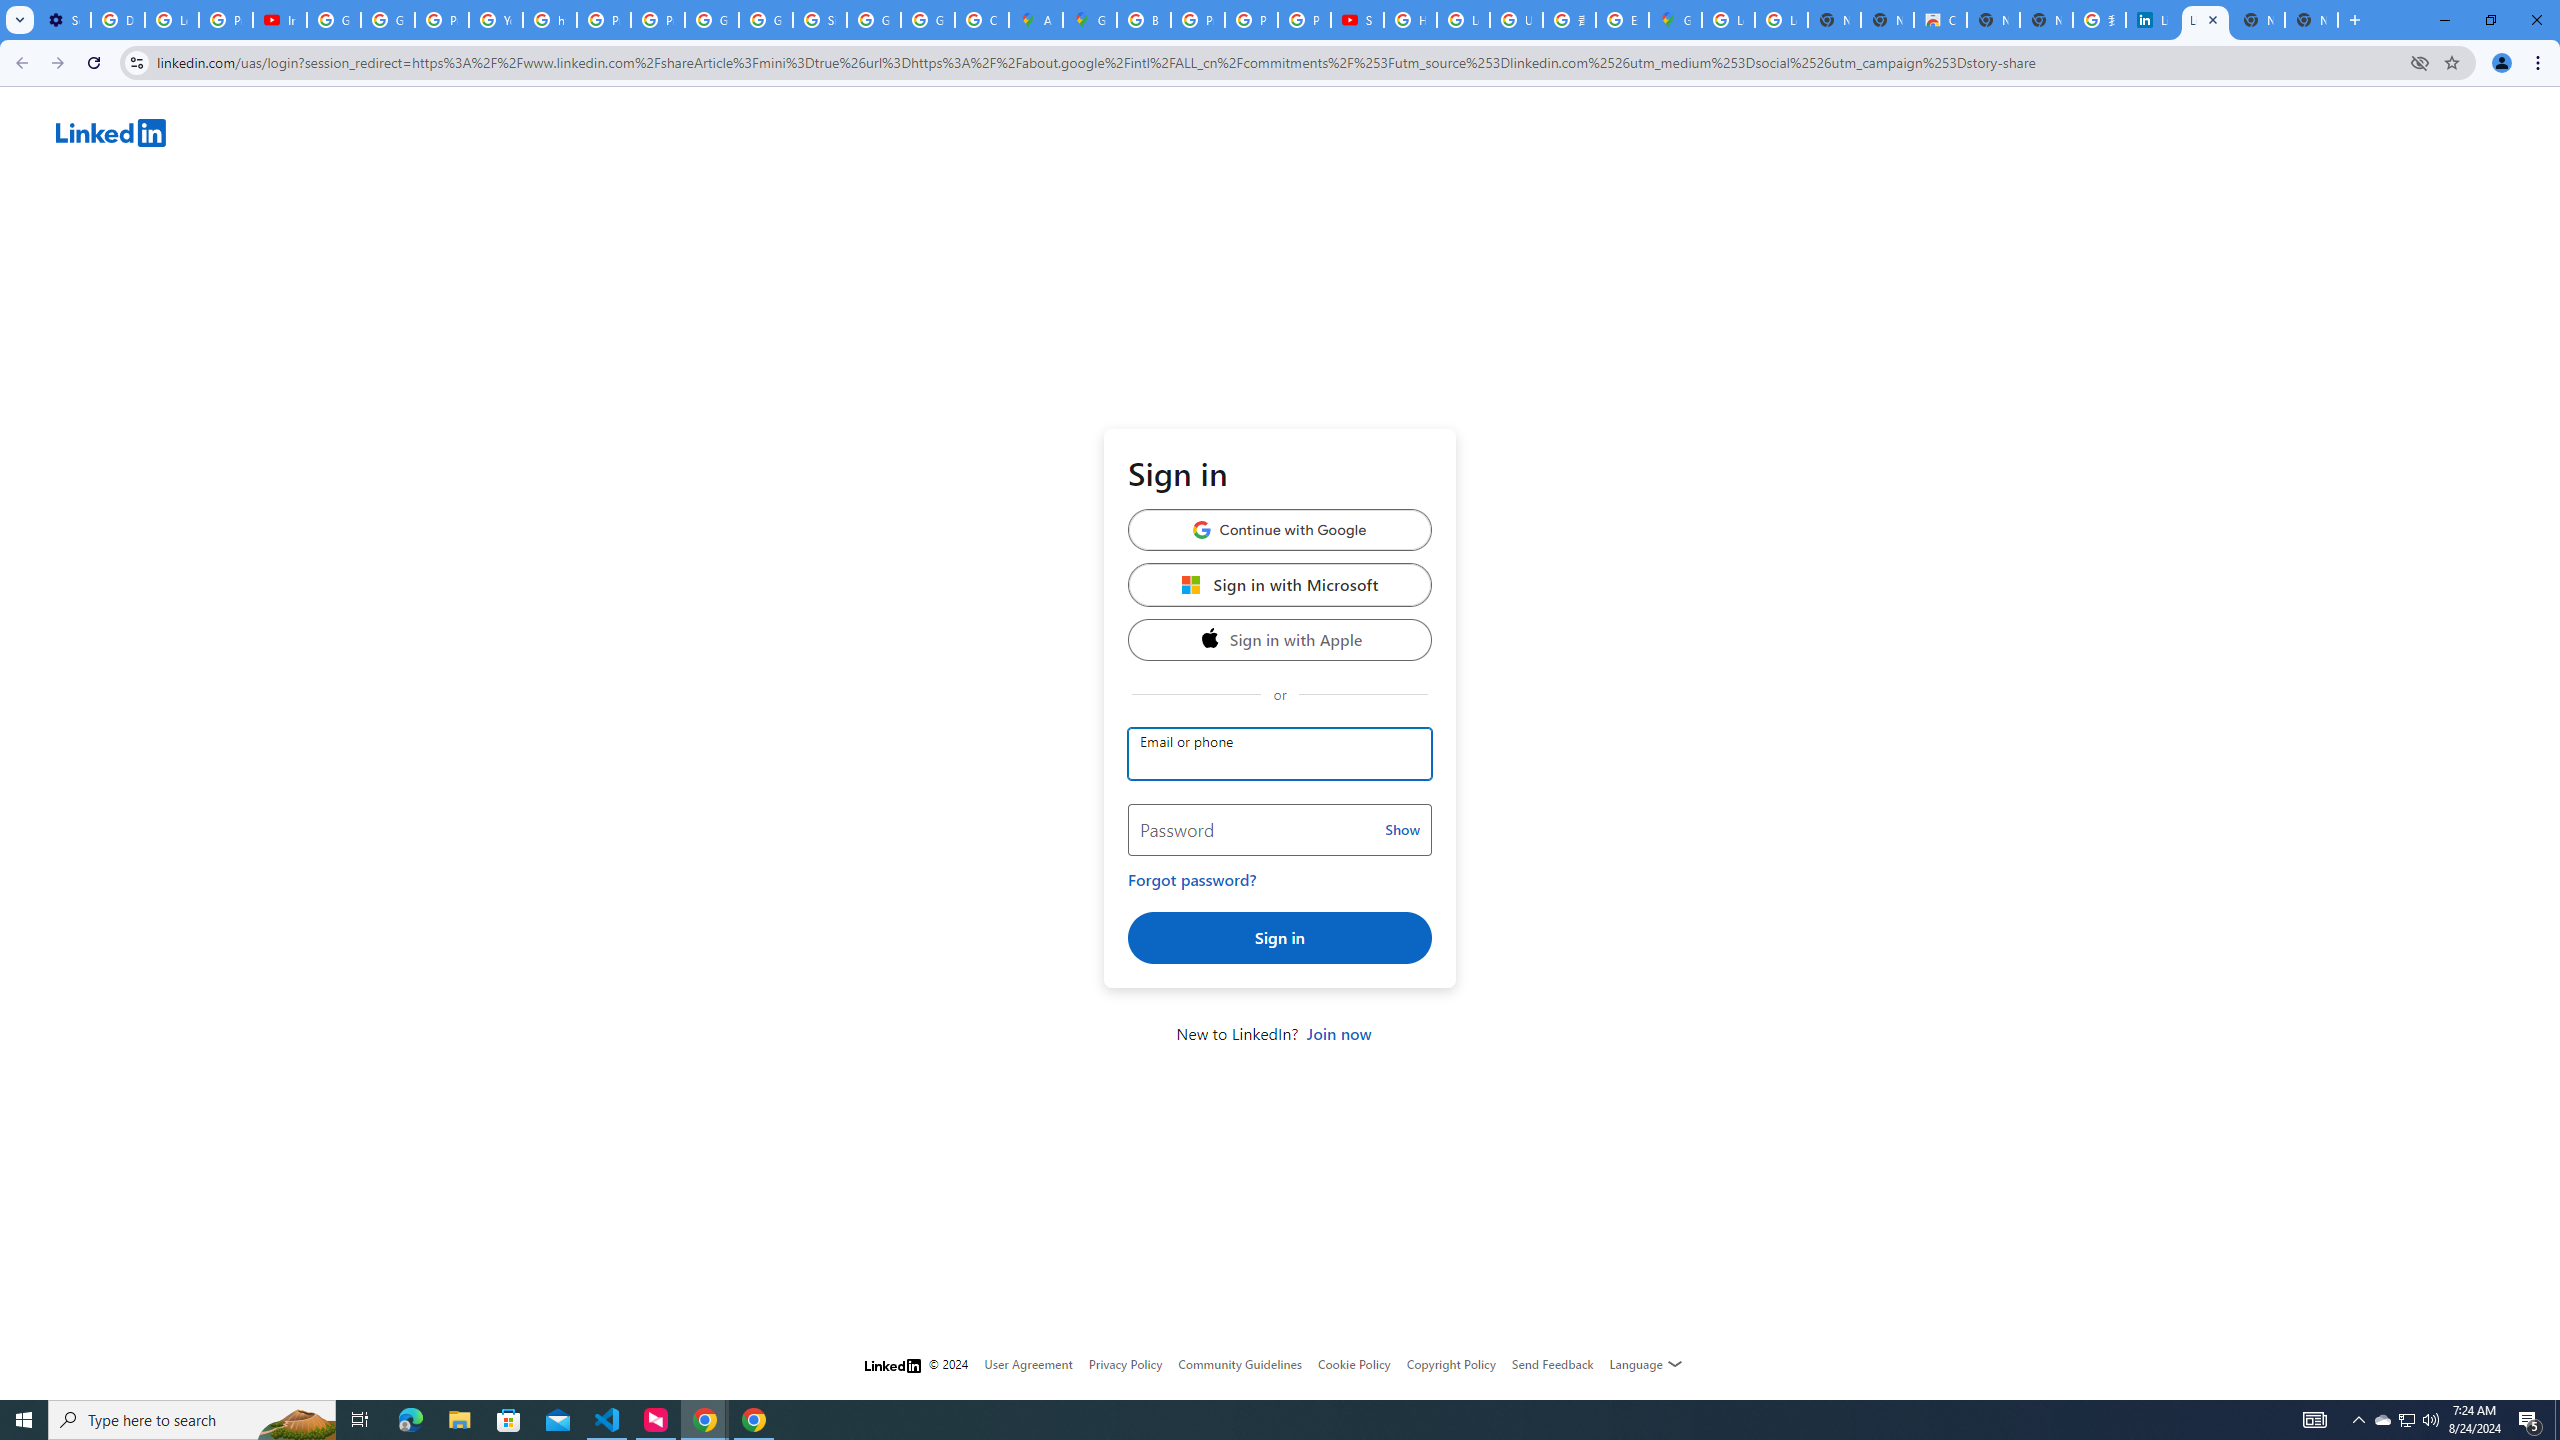  What do you see at coordinates (1280, 830) in the screenshot?
I see `'Password'` at bounding box center [1280, 830].